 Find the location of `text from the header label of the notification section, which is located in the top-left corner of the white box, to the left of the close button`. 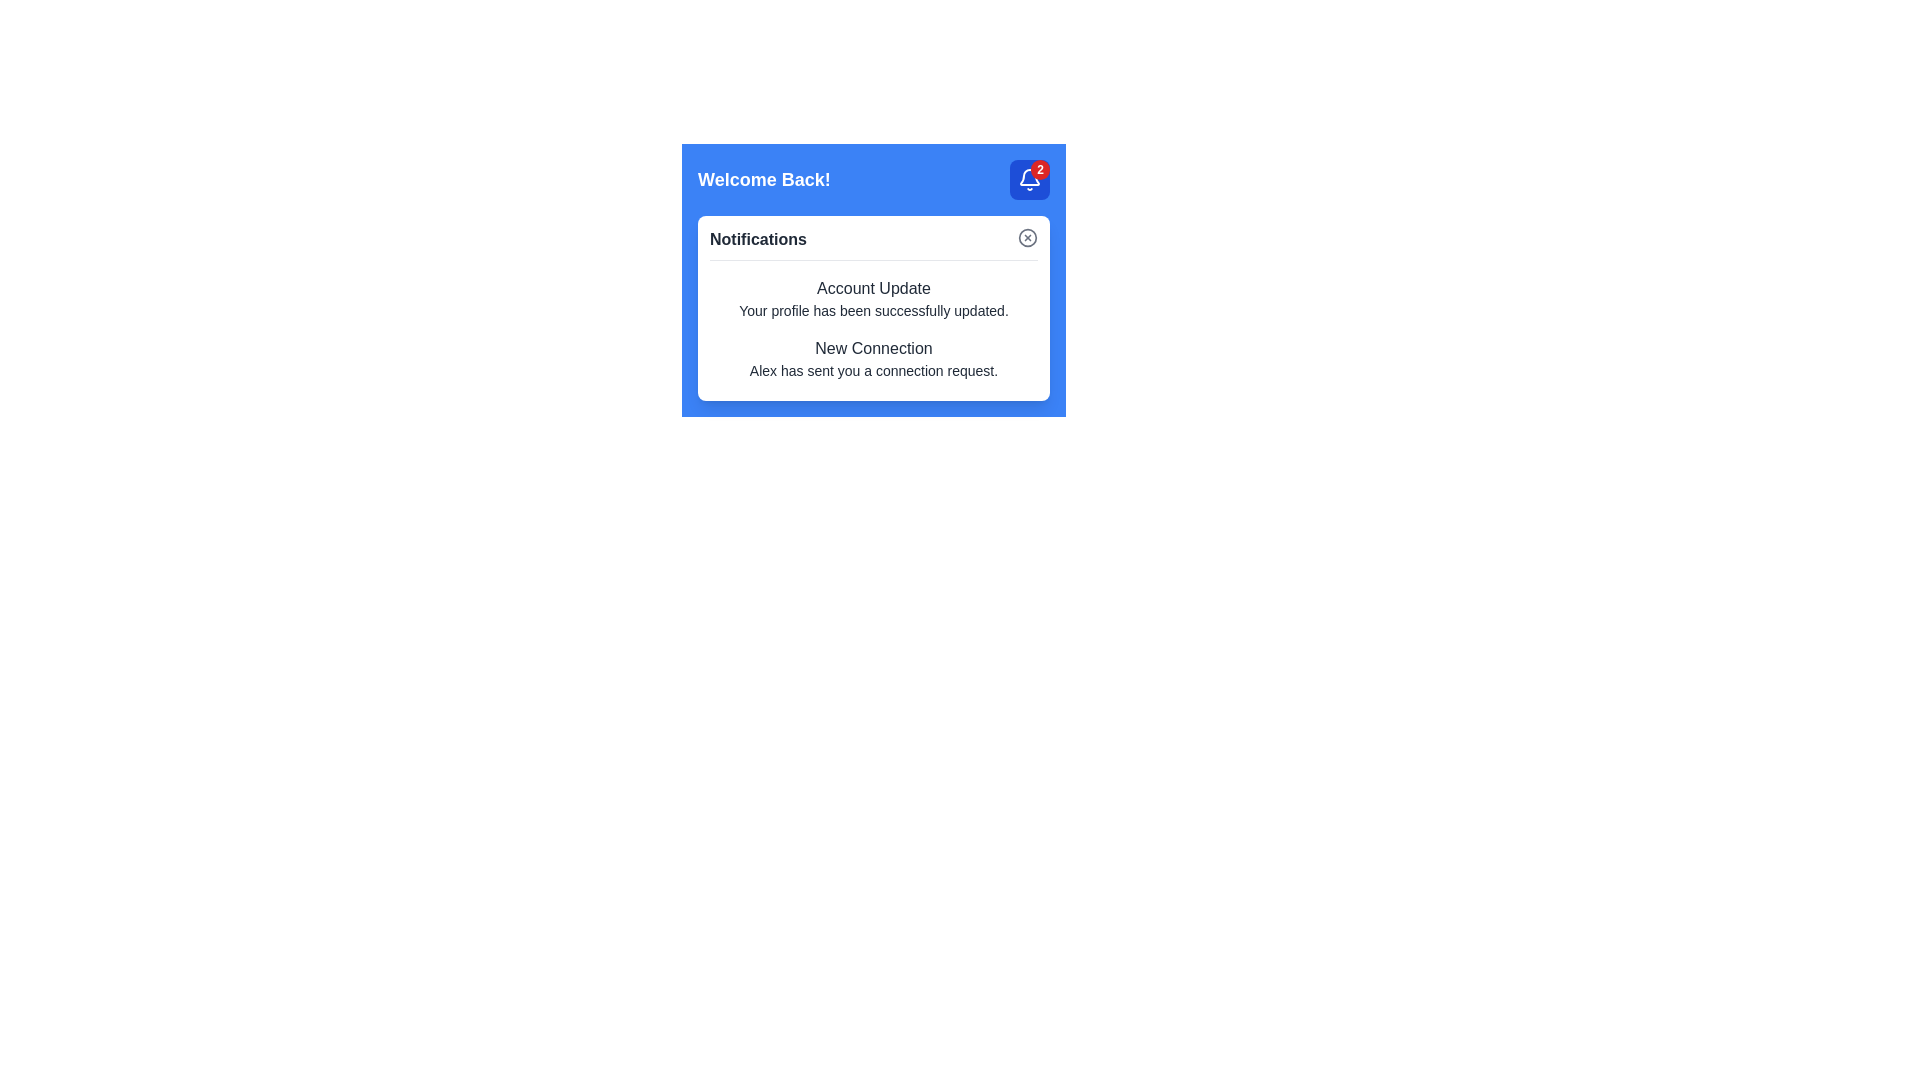

text from the header label of the notification section, which is located in the top-left corner of the white box, to the left of the close button is located at coordinates (757, 238).